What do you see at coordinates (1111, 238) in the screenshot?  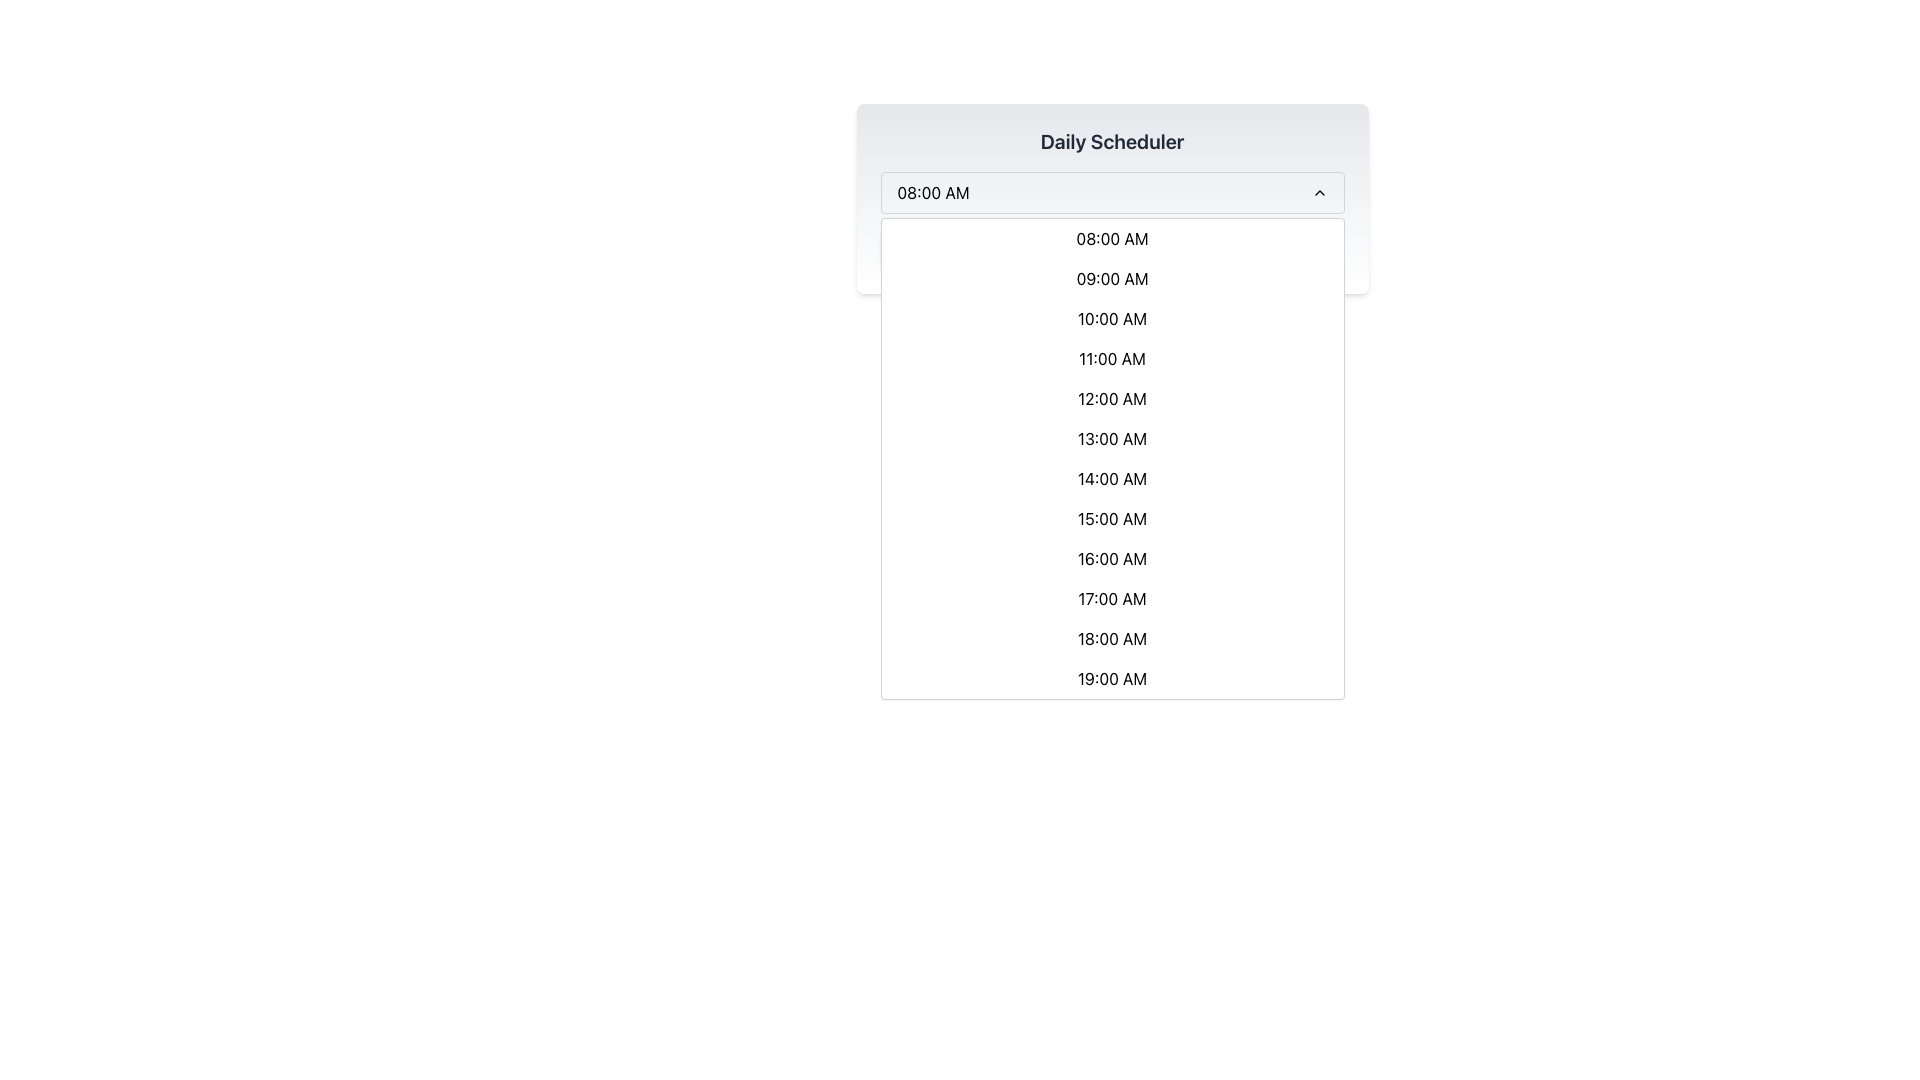 I see `the first selectable time option '08:00 AM' in the dropdown menu below the 'Daily Scheduler' input field` at bounding box center [1111, 238].